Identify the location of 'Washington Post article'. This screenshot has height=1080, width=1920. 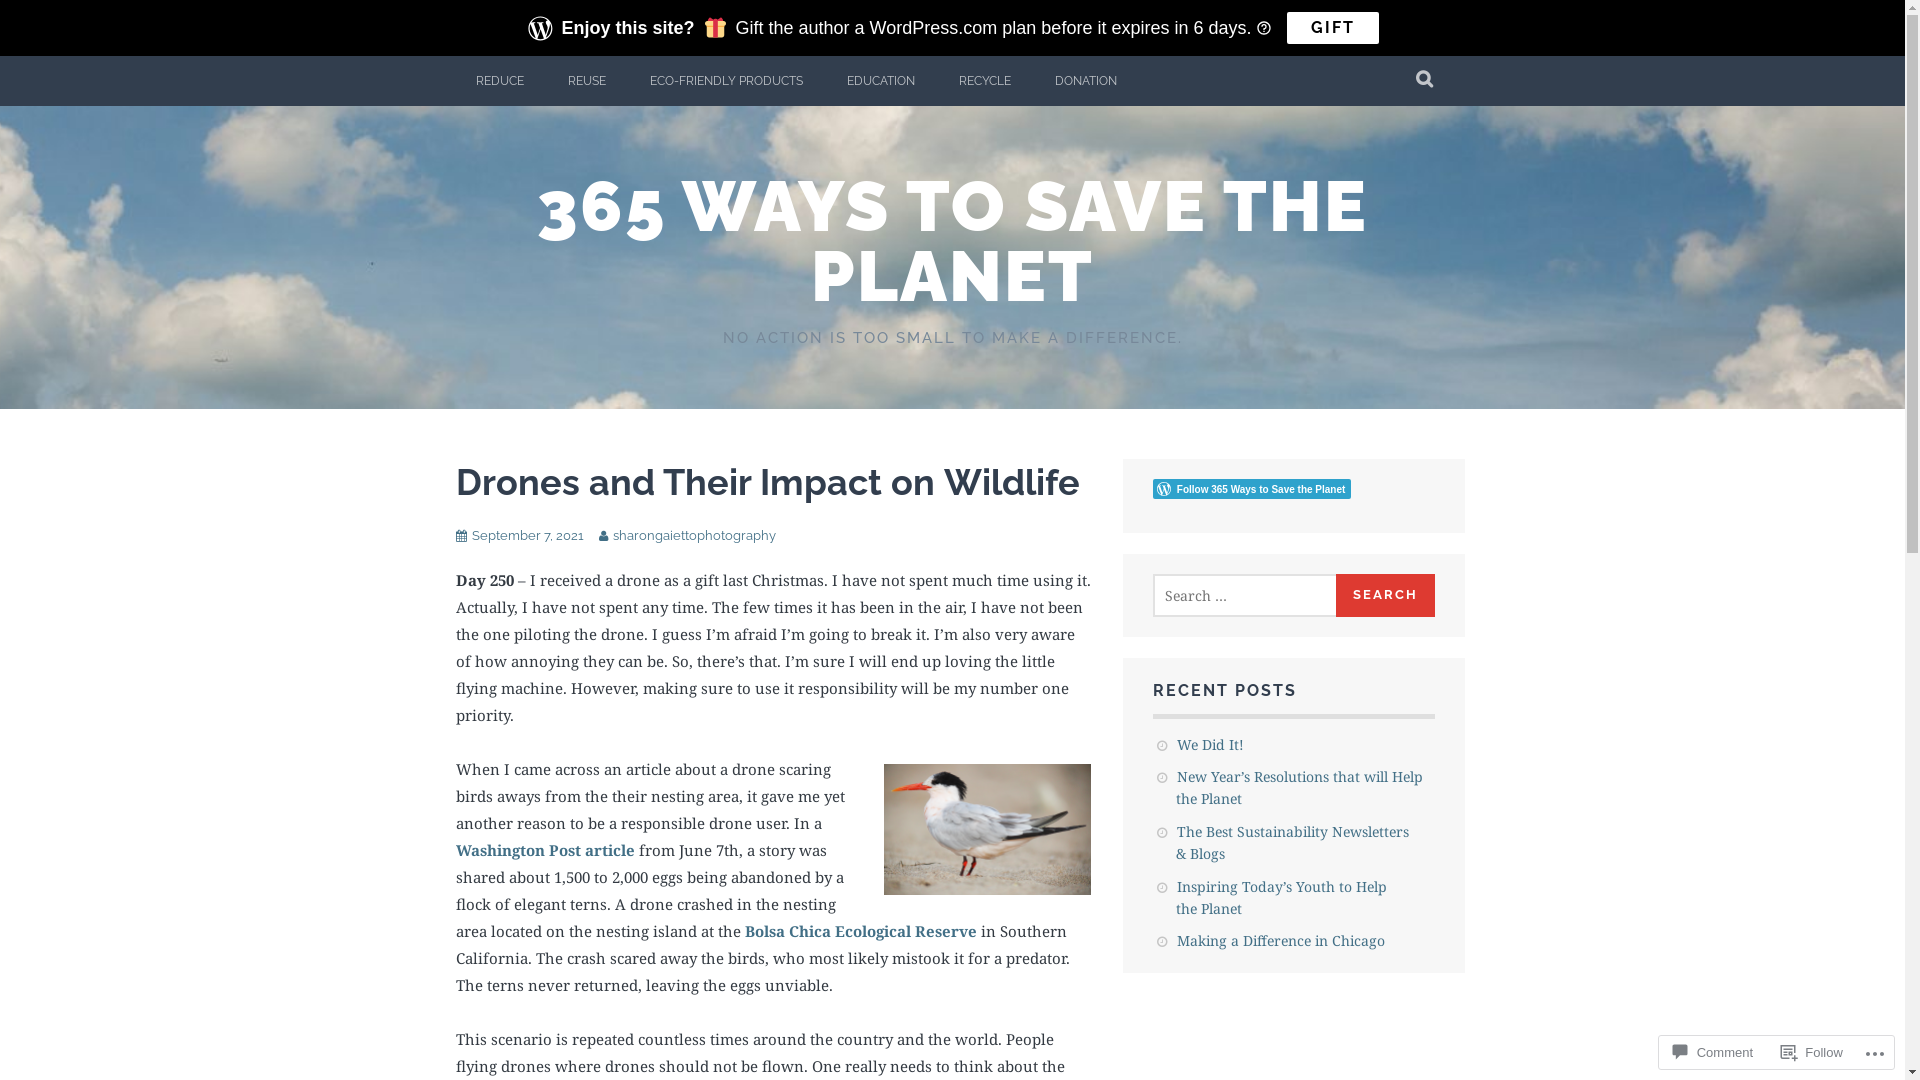
(545, 849).